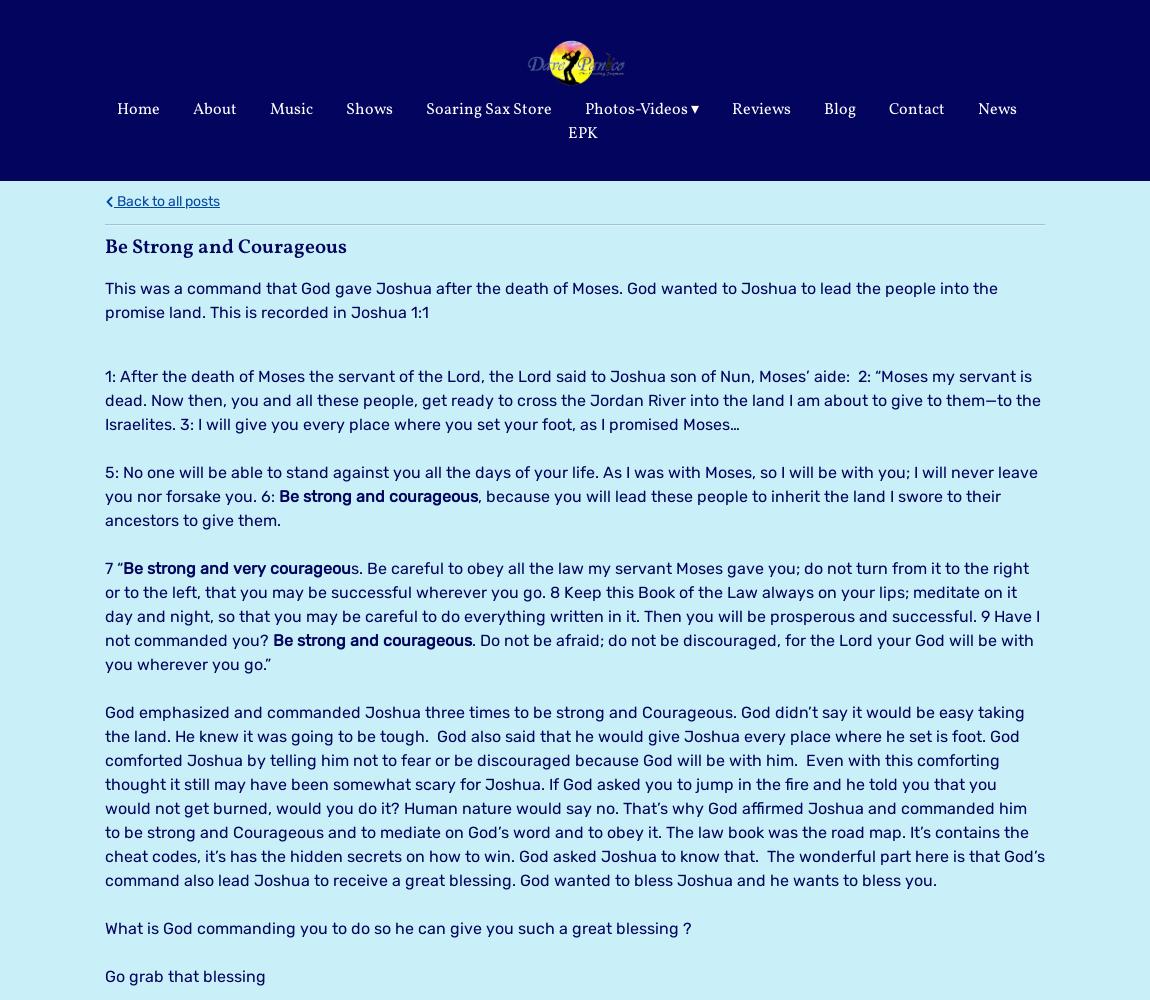 This screenshot has width=1150, height=1000. What do you see at coordinates (572, 602) in the screenshot?
I see `'s. Be careful to obey all the law my servant Moses gave you; do not turn from it to the right or to the left, that you may be successful wherever you go. 8 Keep this Book of the Law always on your lips; meditate on it day and night, so that you may be careful to do everything written in it. Then you will be prosperous and successful. 9 Have I not commanded you?'` at bounding box center [572, 602].